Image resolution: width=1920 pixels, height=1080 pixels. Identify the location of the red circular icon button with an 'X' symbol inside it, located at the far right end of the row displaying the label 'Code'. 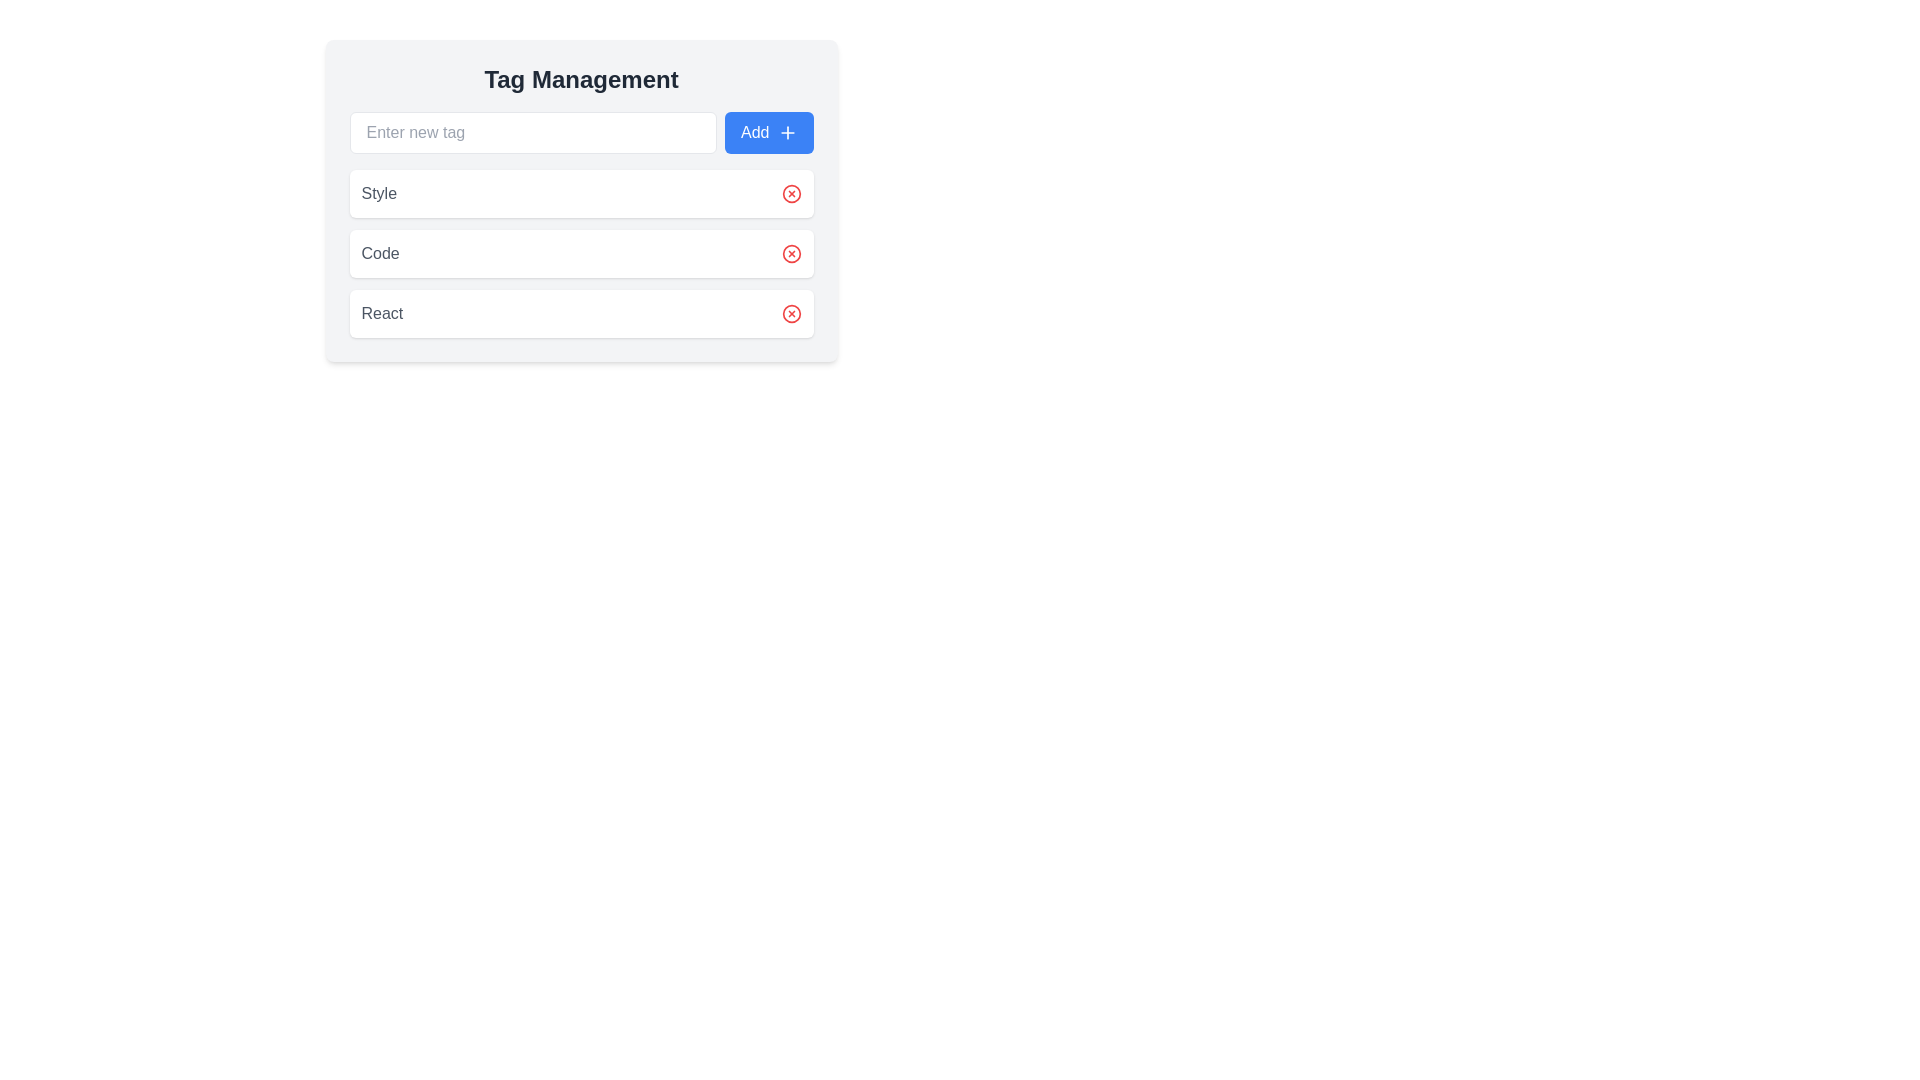
(790, 253).